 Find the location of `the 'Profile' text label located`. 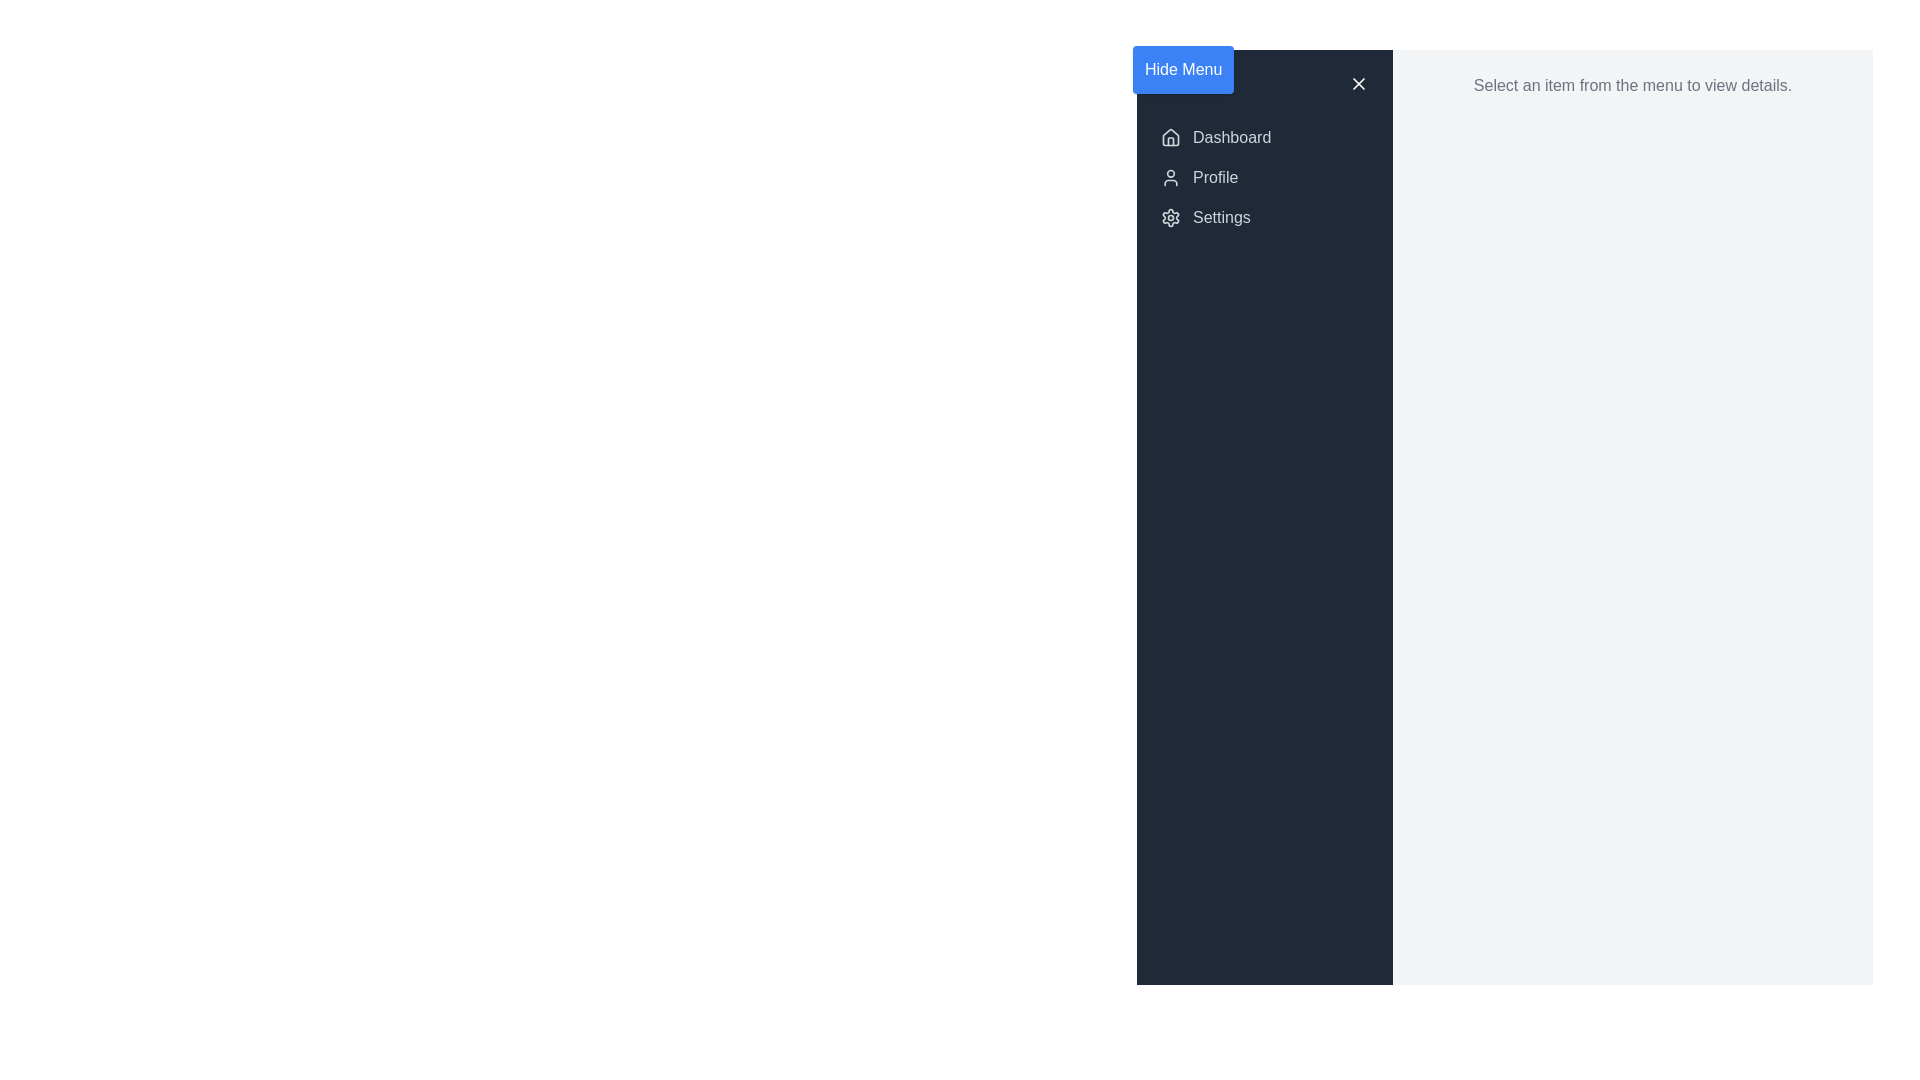

the 'Profile' text label located is located at coordinates (1213, 176).